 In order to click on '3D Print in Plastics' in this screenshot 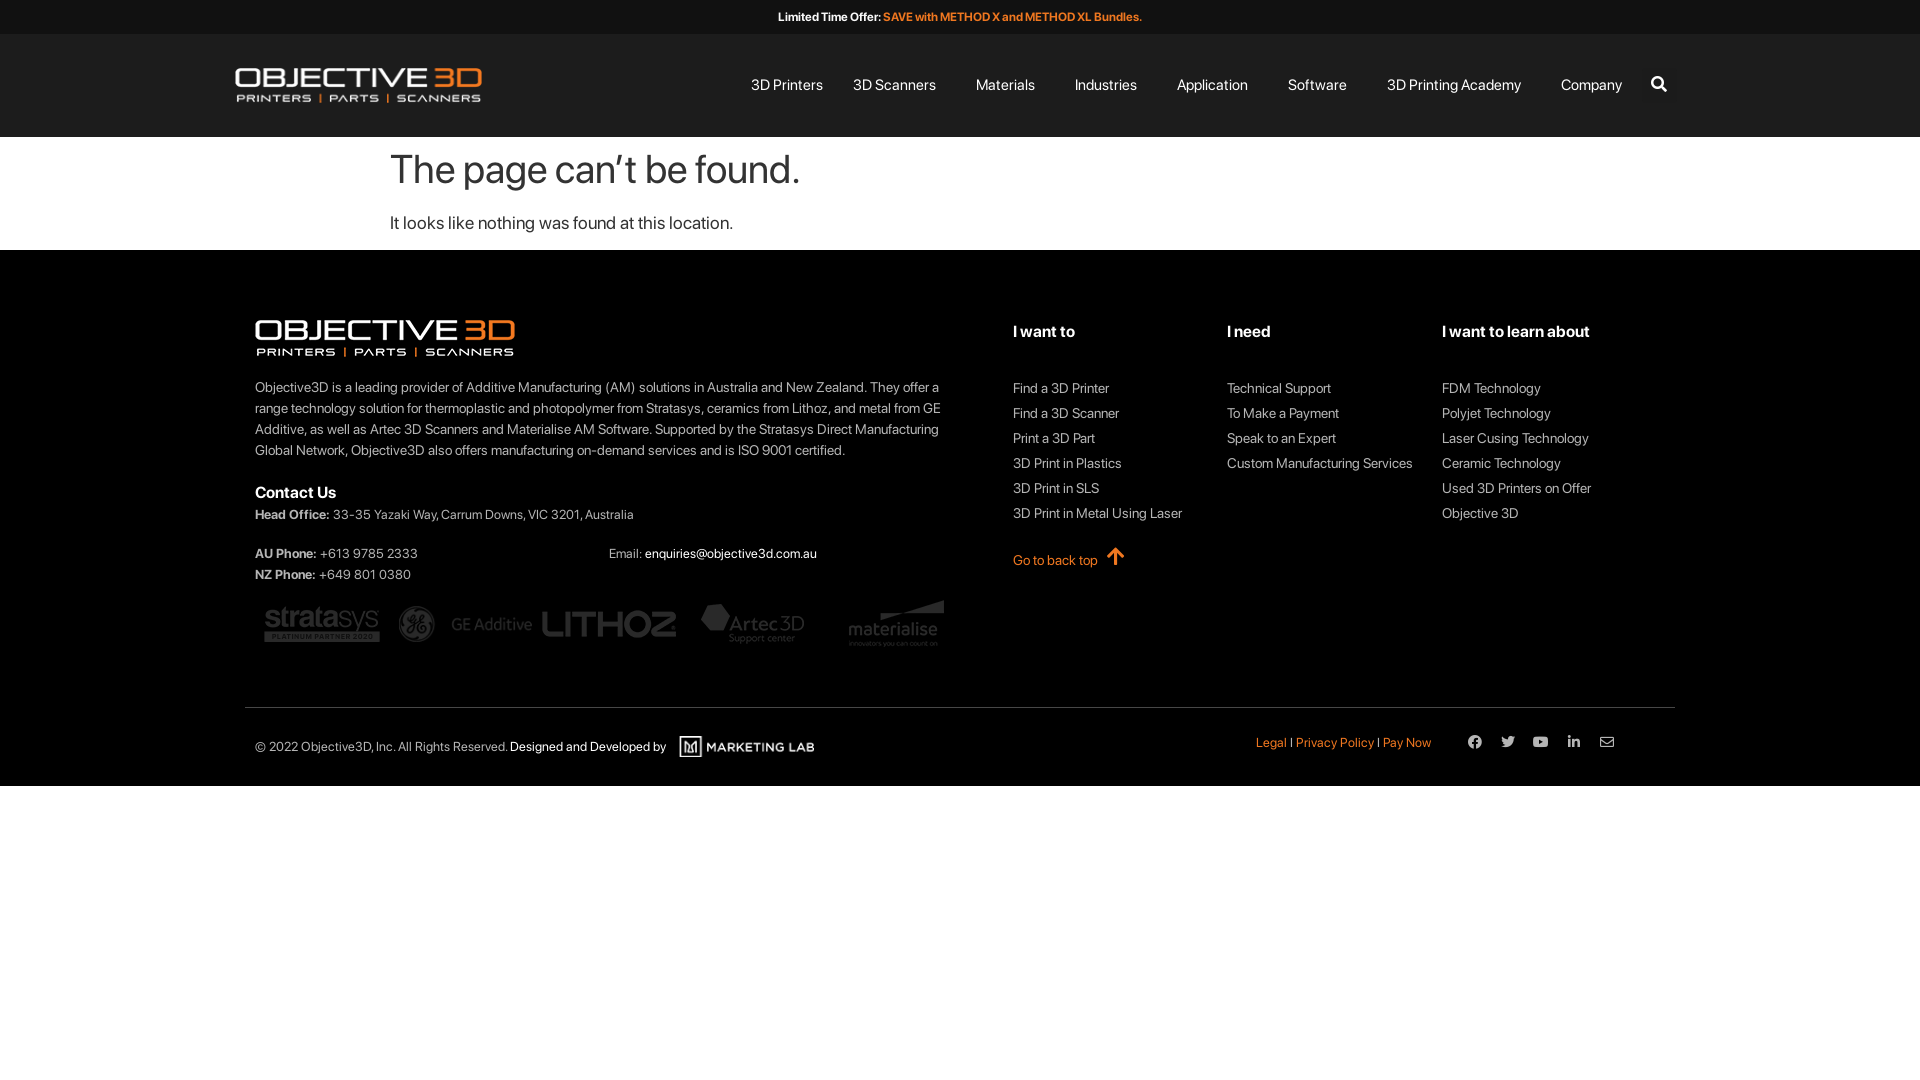, I will do `click(1109, 463)`.